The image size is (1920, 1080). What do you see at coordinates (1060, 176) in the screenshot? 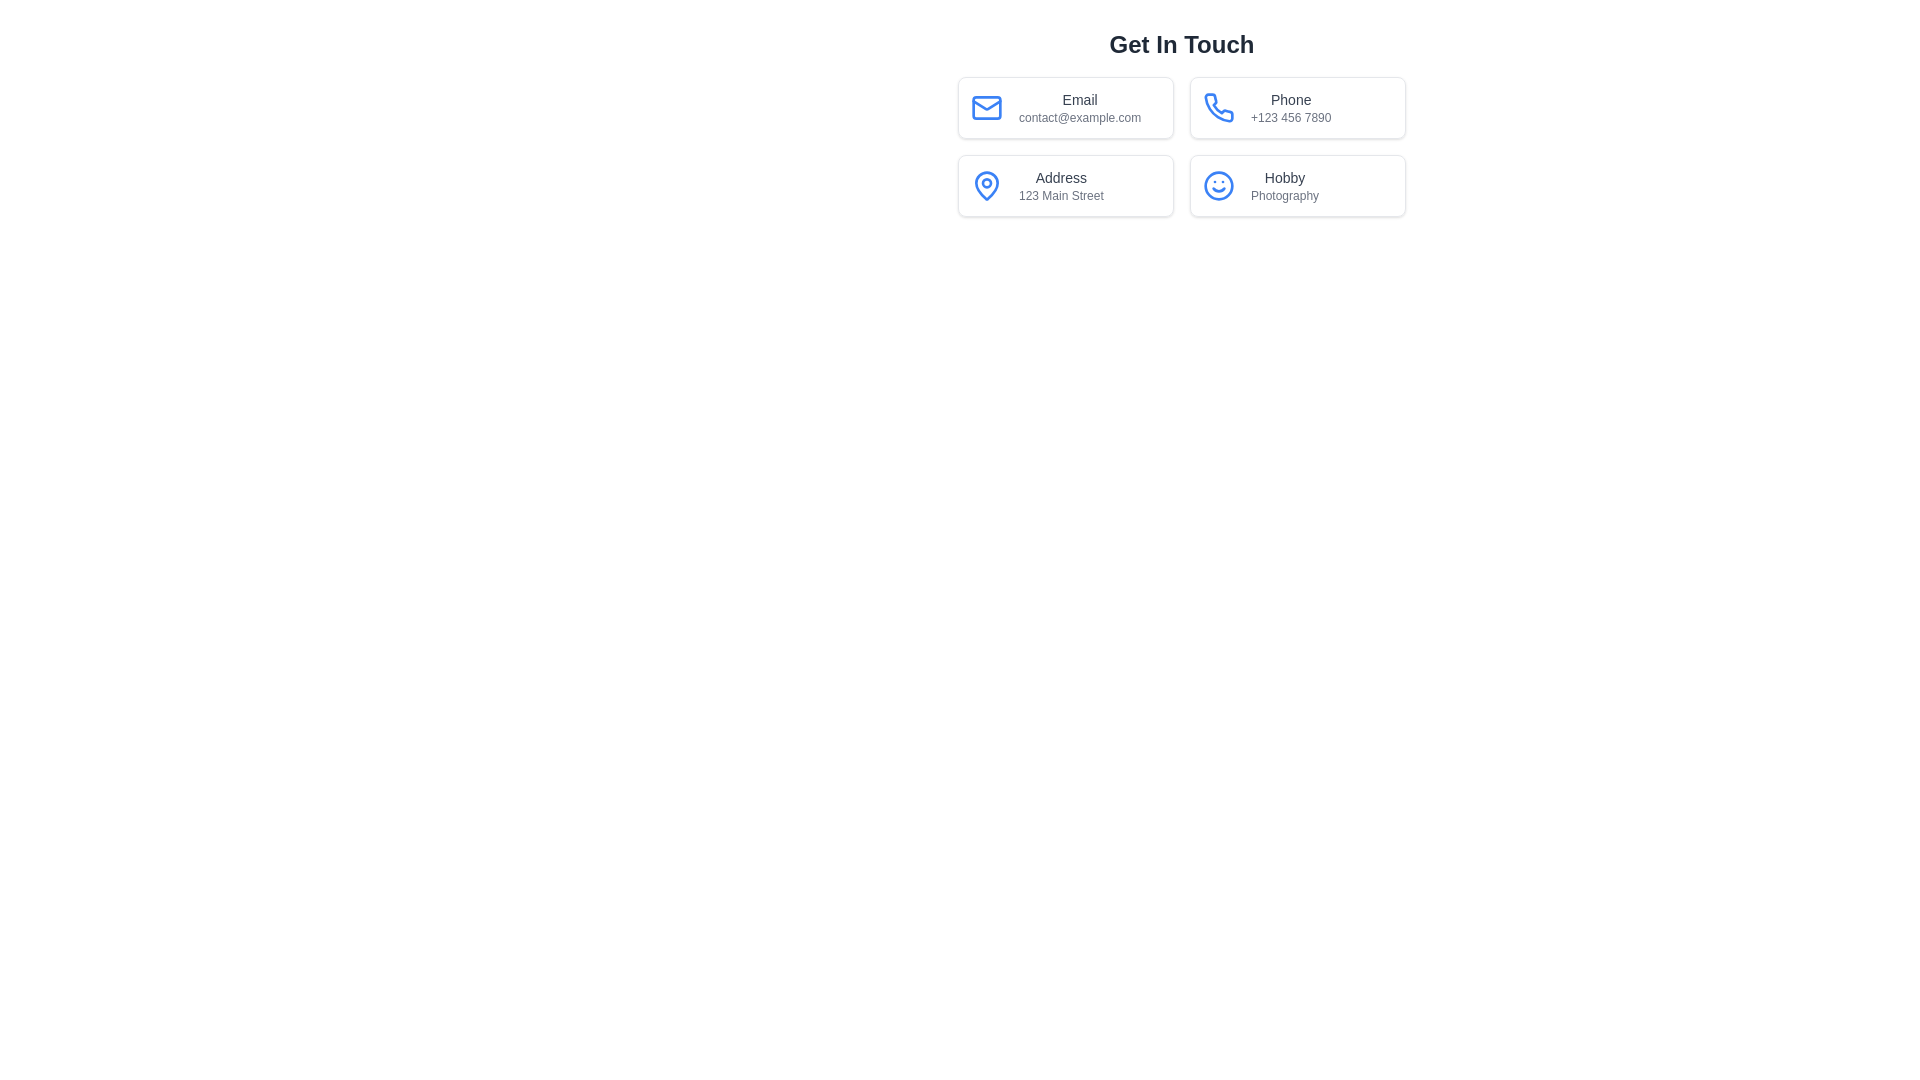
I see `the text label displaying 'Address' in gray color, positioned in the contact information grid's second row, first column` at bounding box center [1060, 176].